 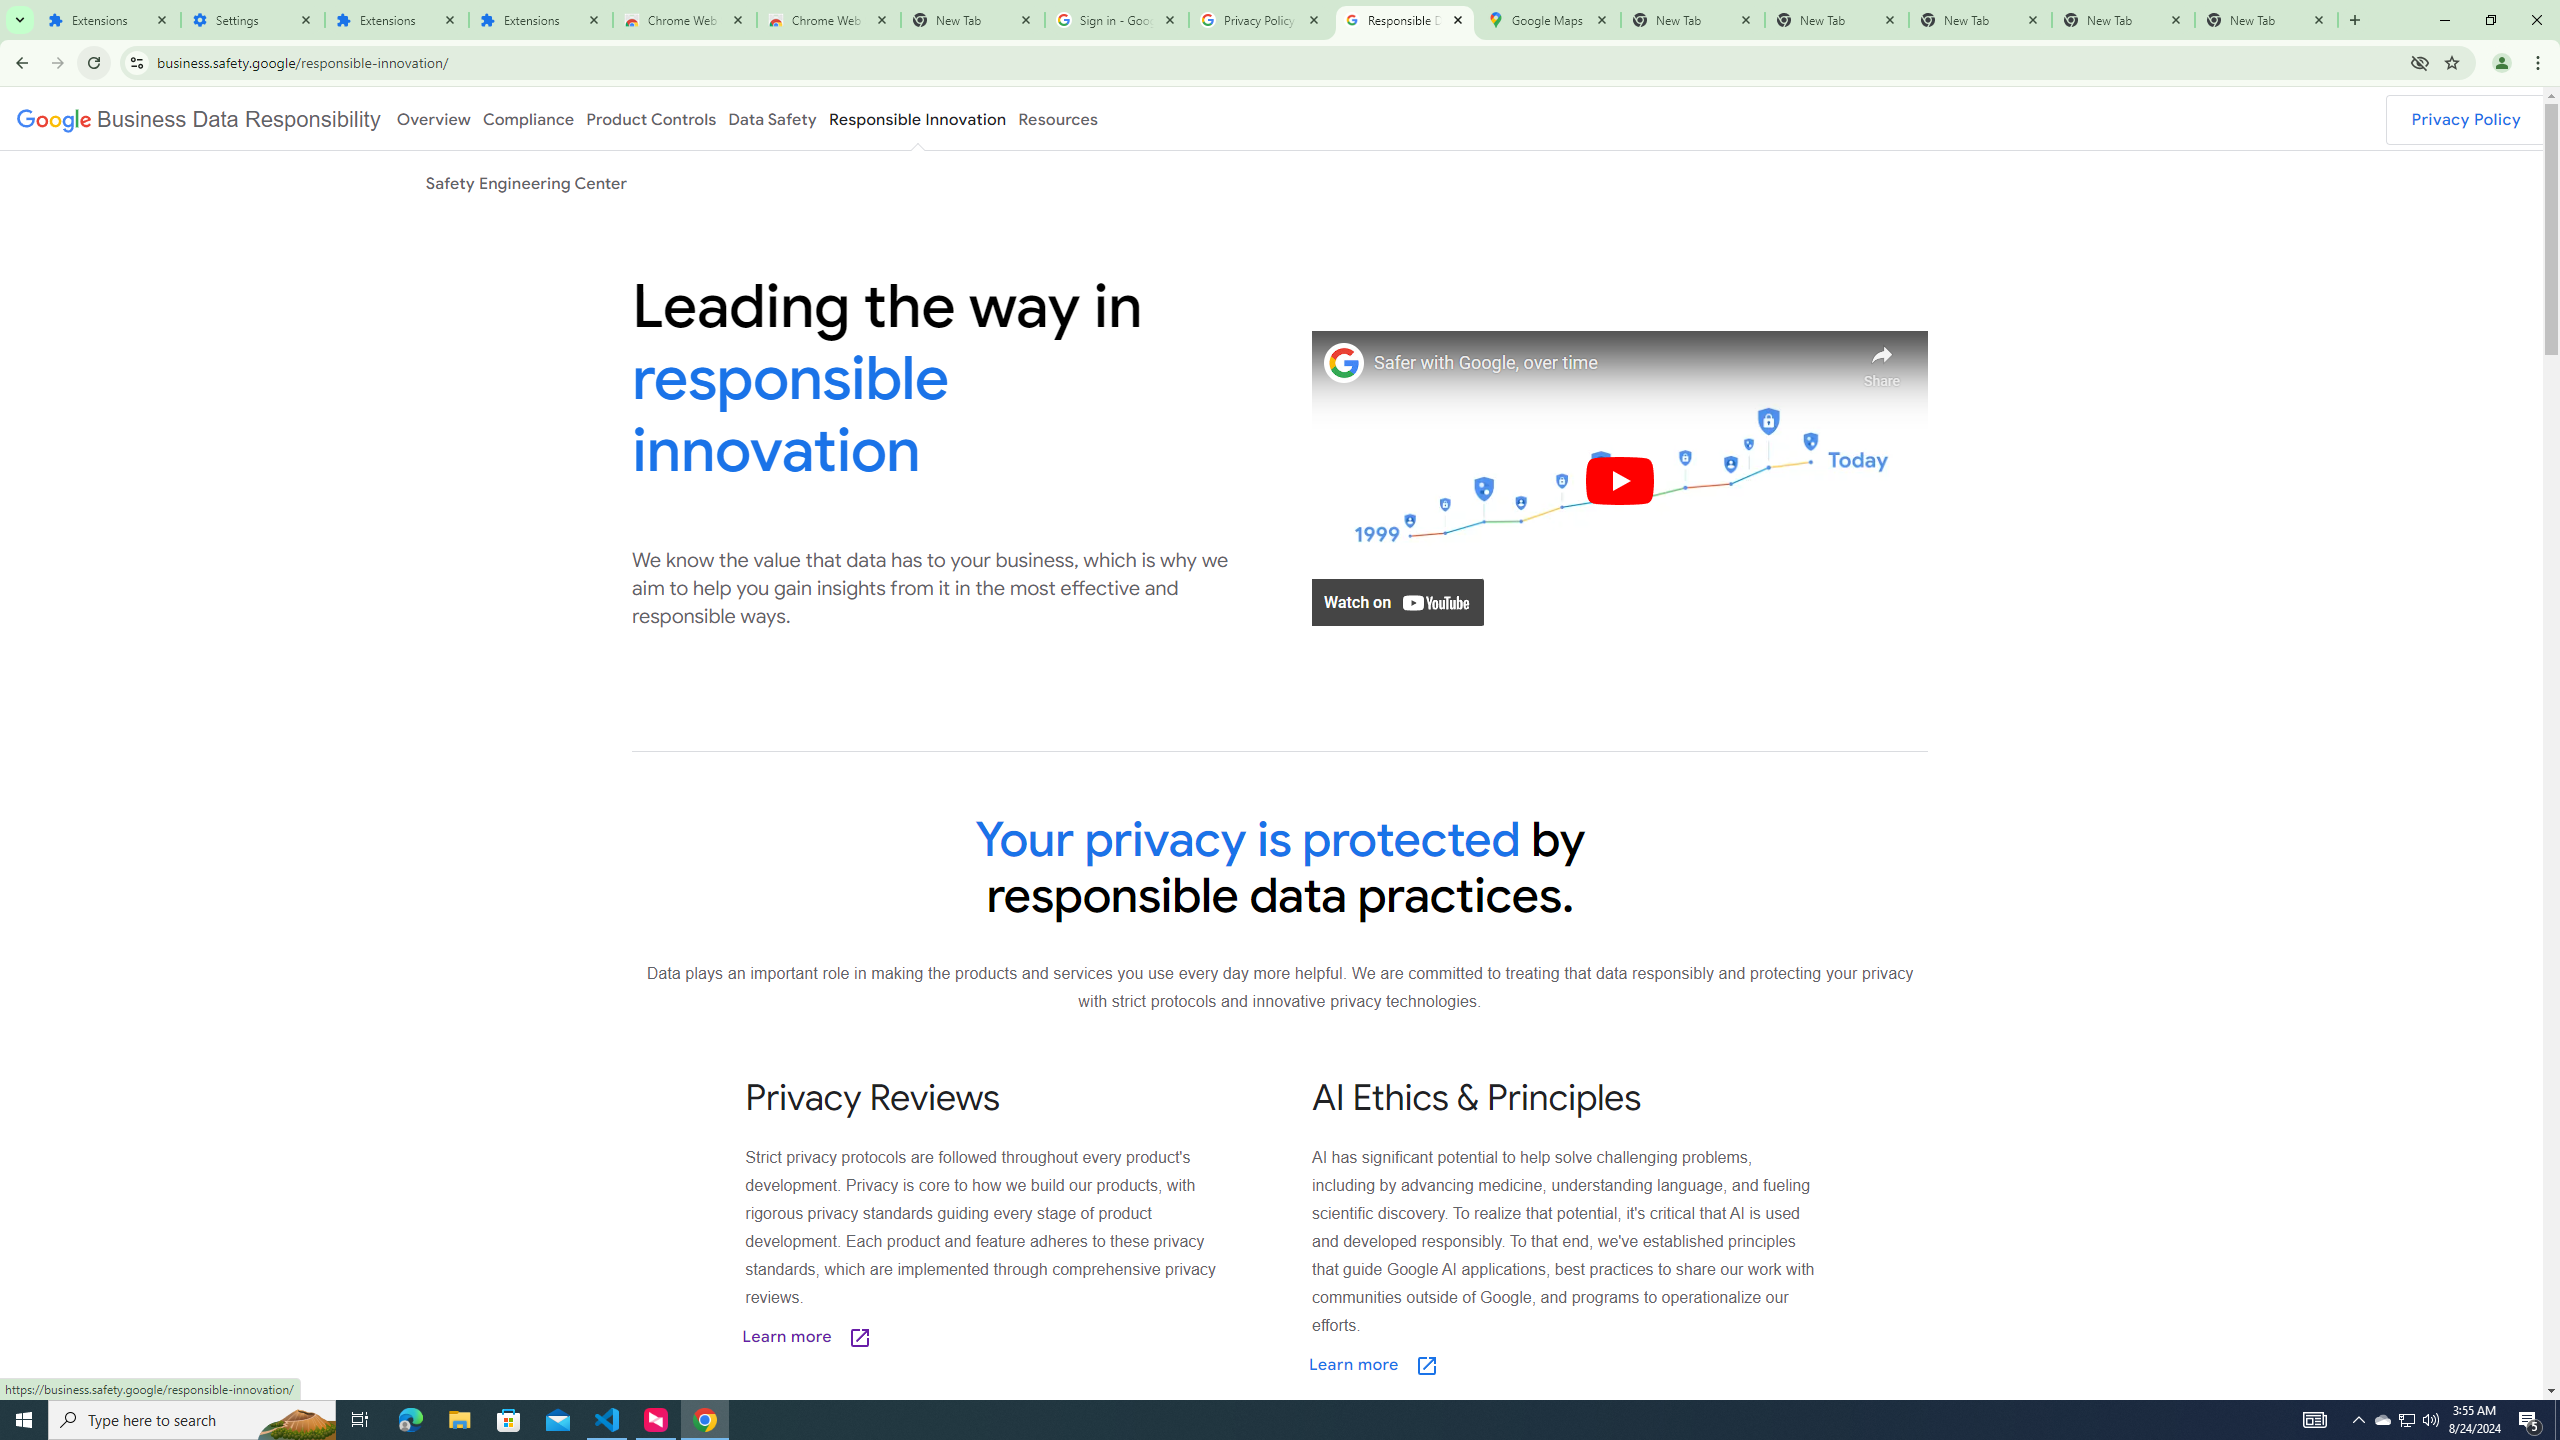 What do you see at coordinates (19, 62) in the screenshot?
I see `'Back'` at bounding box center [19, 62].